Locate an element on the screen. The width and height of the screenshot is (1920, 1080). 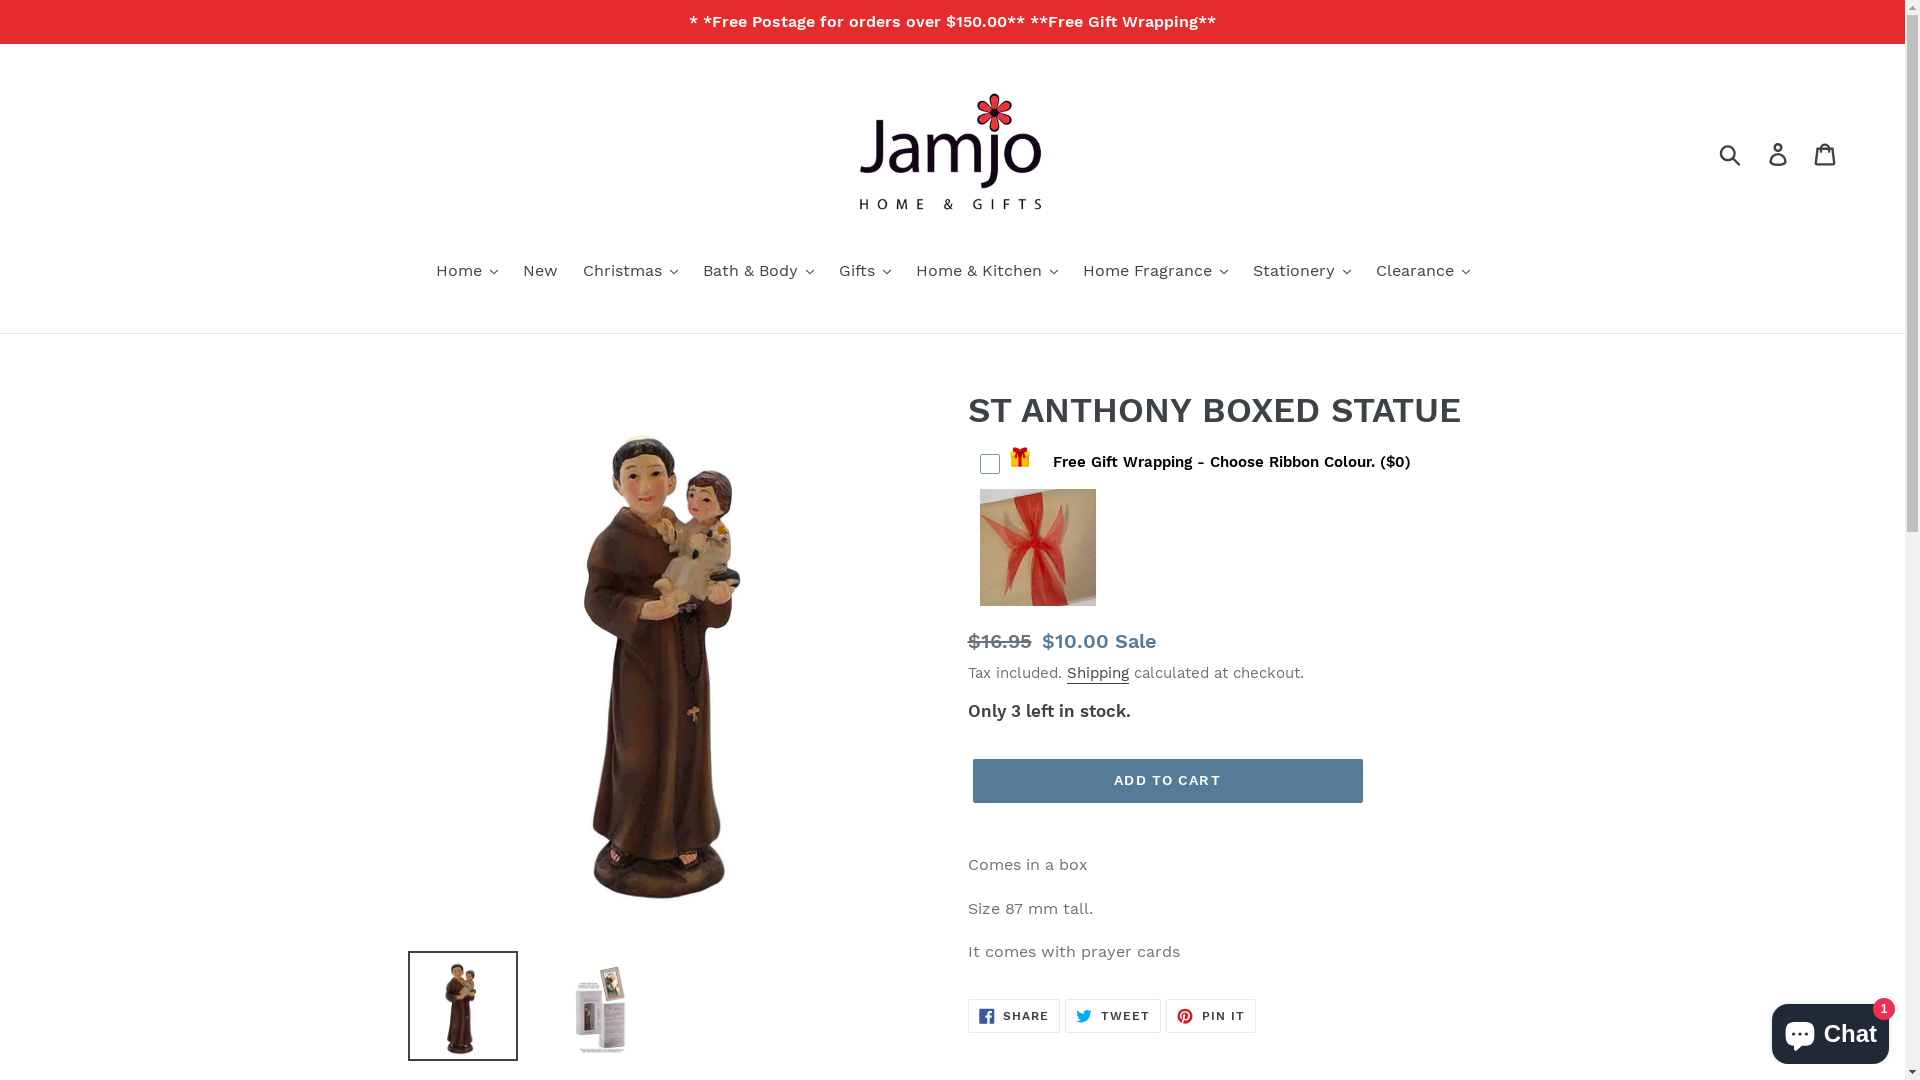
'Cart' is located at coordinates (1826, 153).